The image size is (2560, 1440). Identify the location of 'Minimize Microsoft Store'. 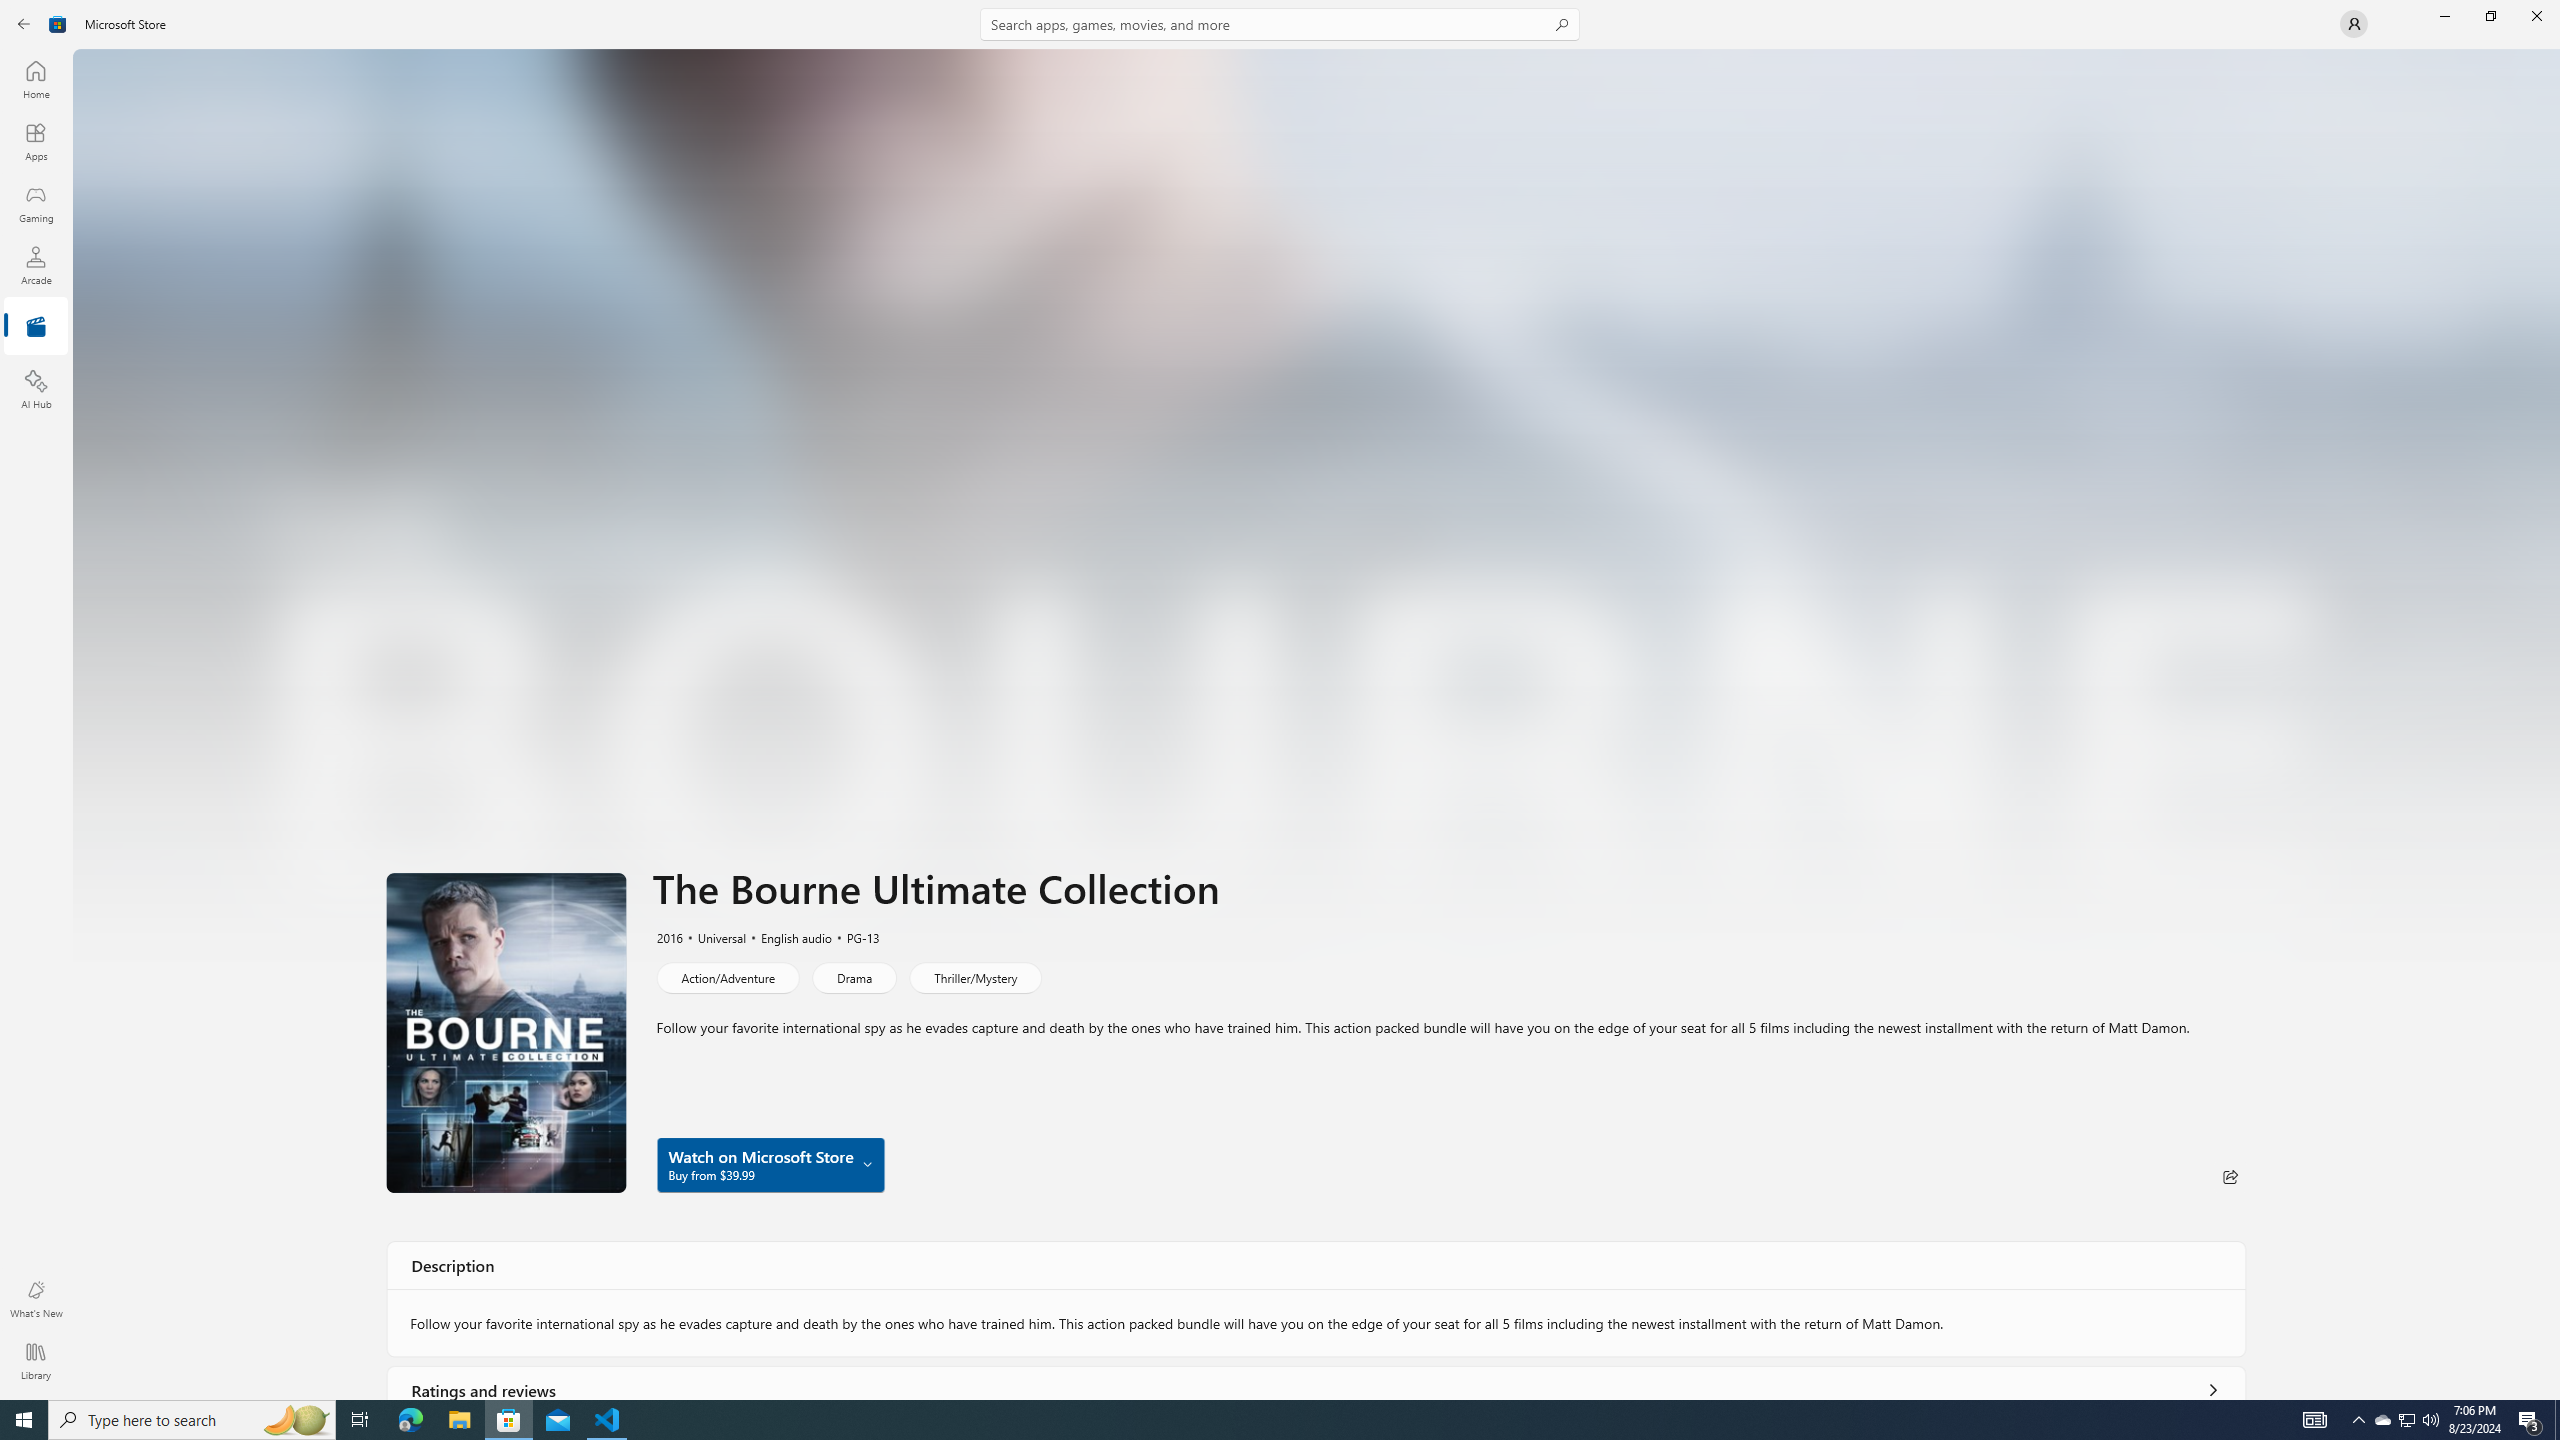
(2443, 15).